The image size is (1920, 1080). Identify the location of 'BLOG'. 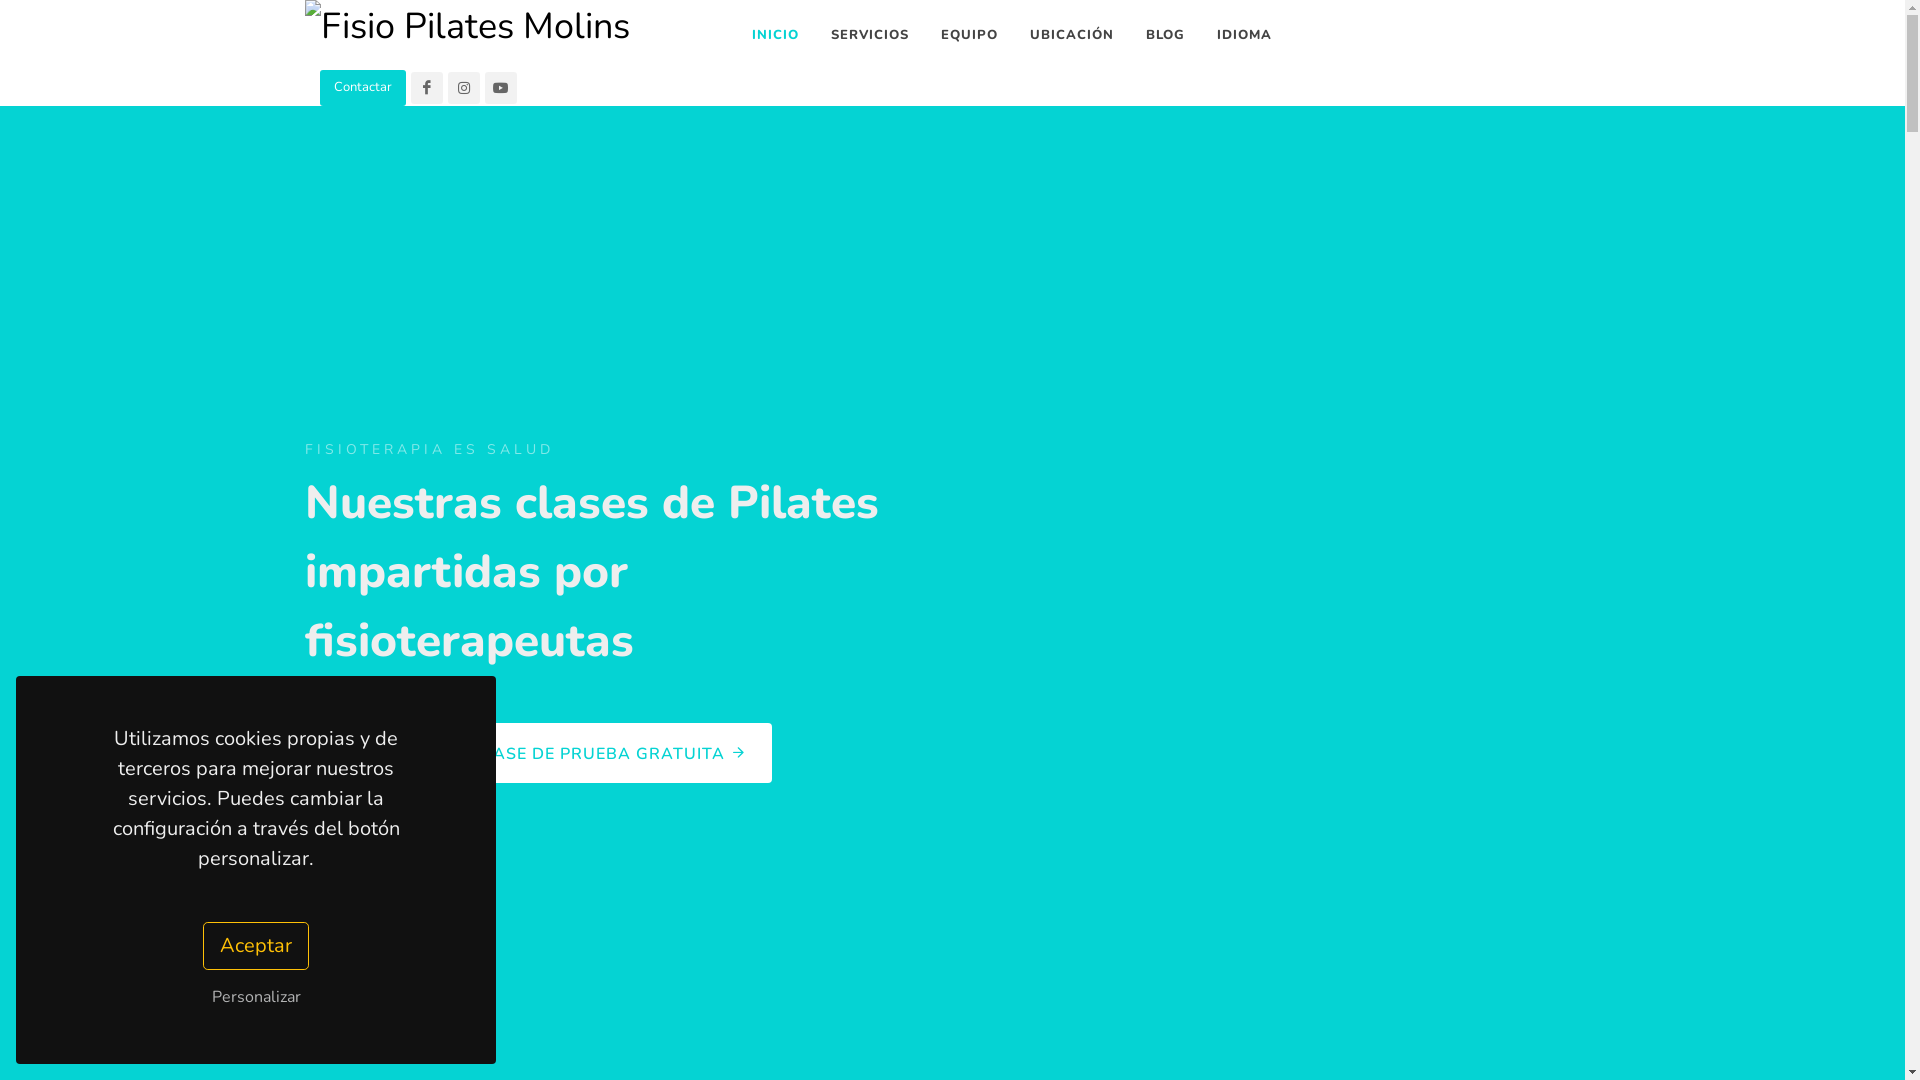
(1164, 34).